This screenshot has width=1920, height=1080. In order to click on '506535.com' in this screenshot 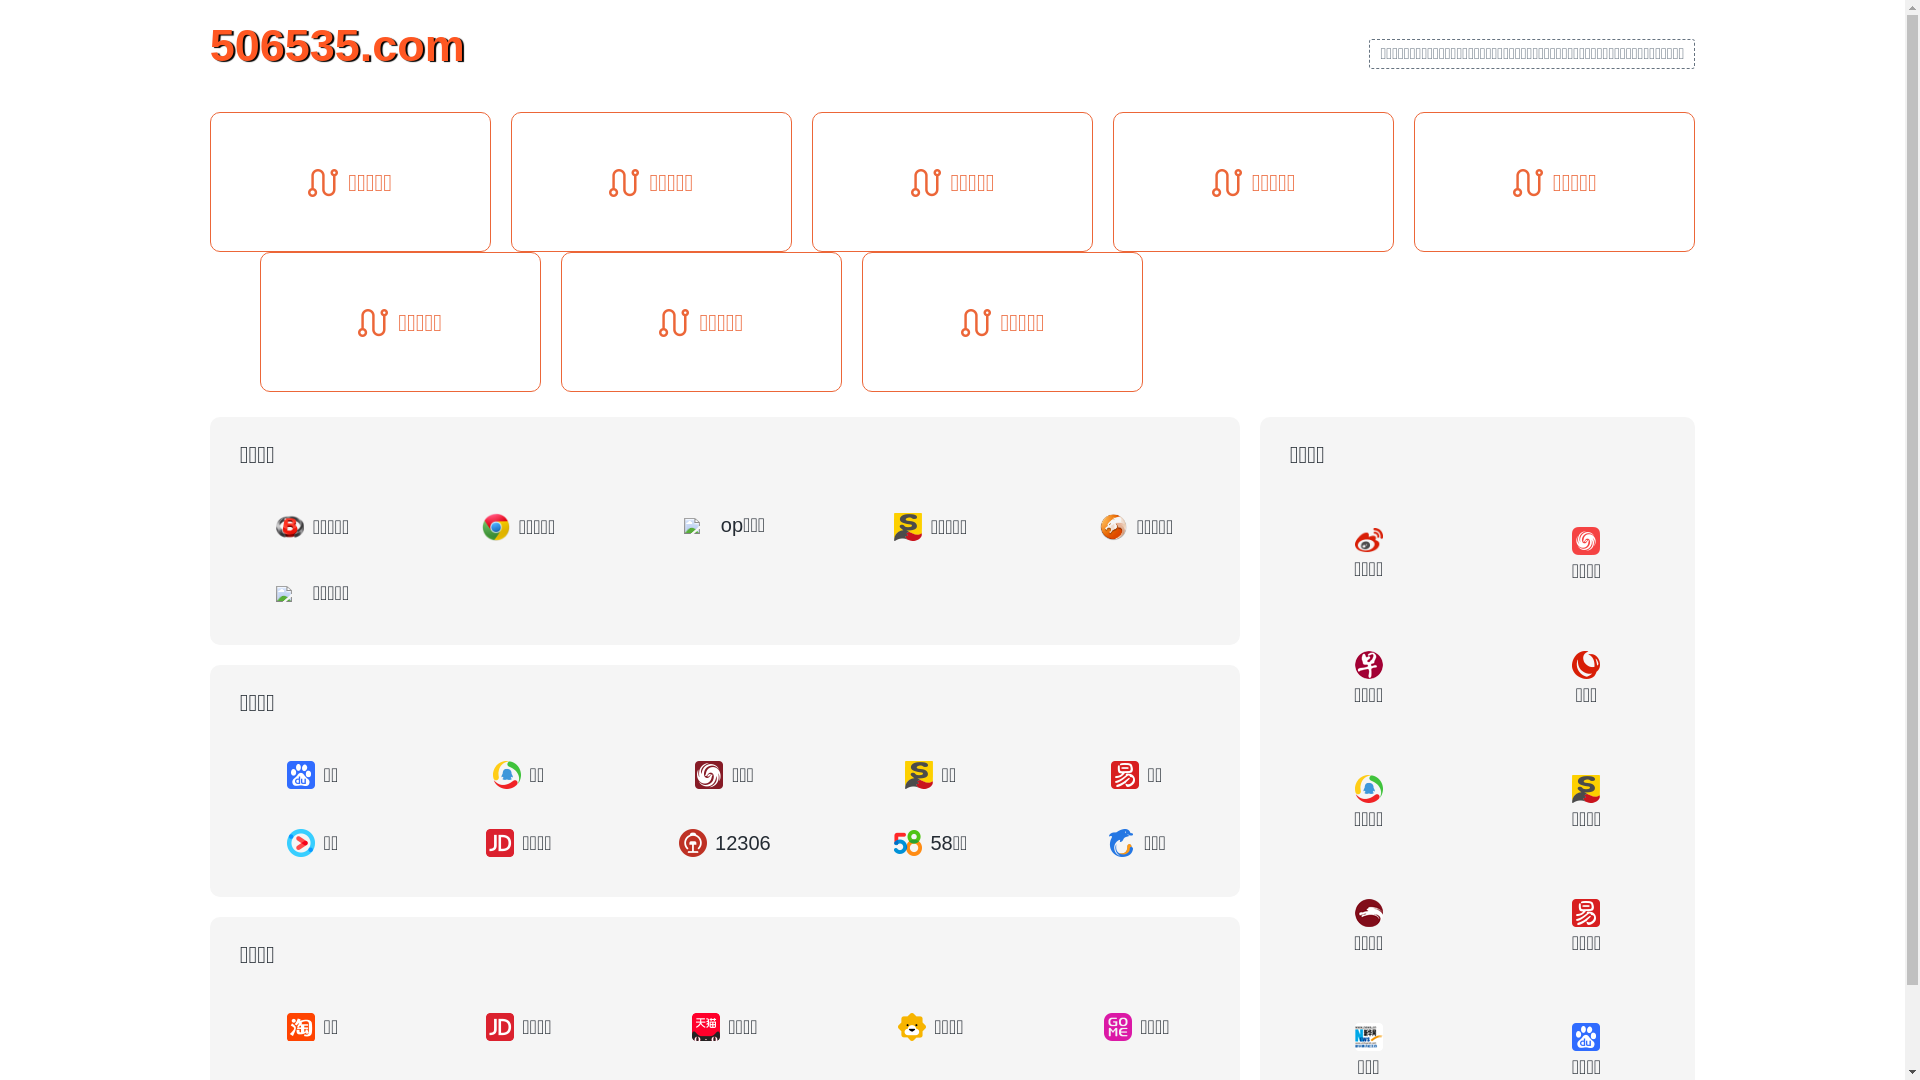, I will do `click(337, 43)`.